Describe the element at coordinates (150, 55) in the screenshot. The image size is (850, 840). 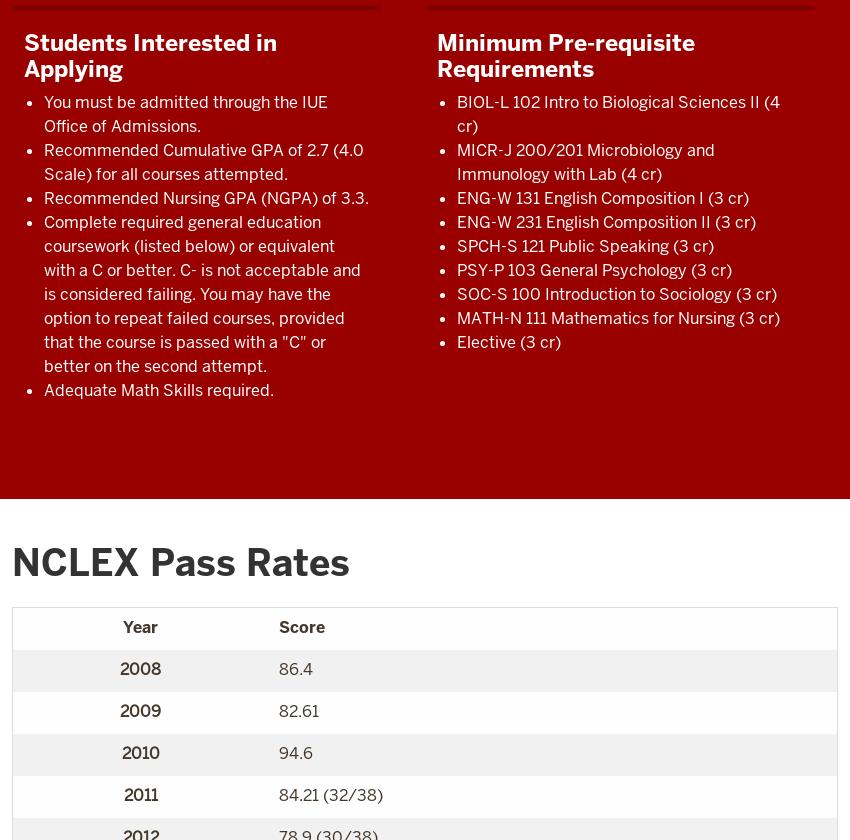
I see `'Students Interested in Applying'` at that location.